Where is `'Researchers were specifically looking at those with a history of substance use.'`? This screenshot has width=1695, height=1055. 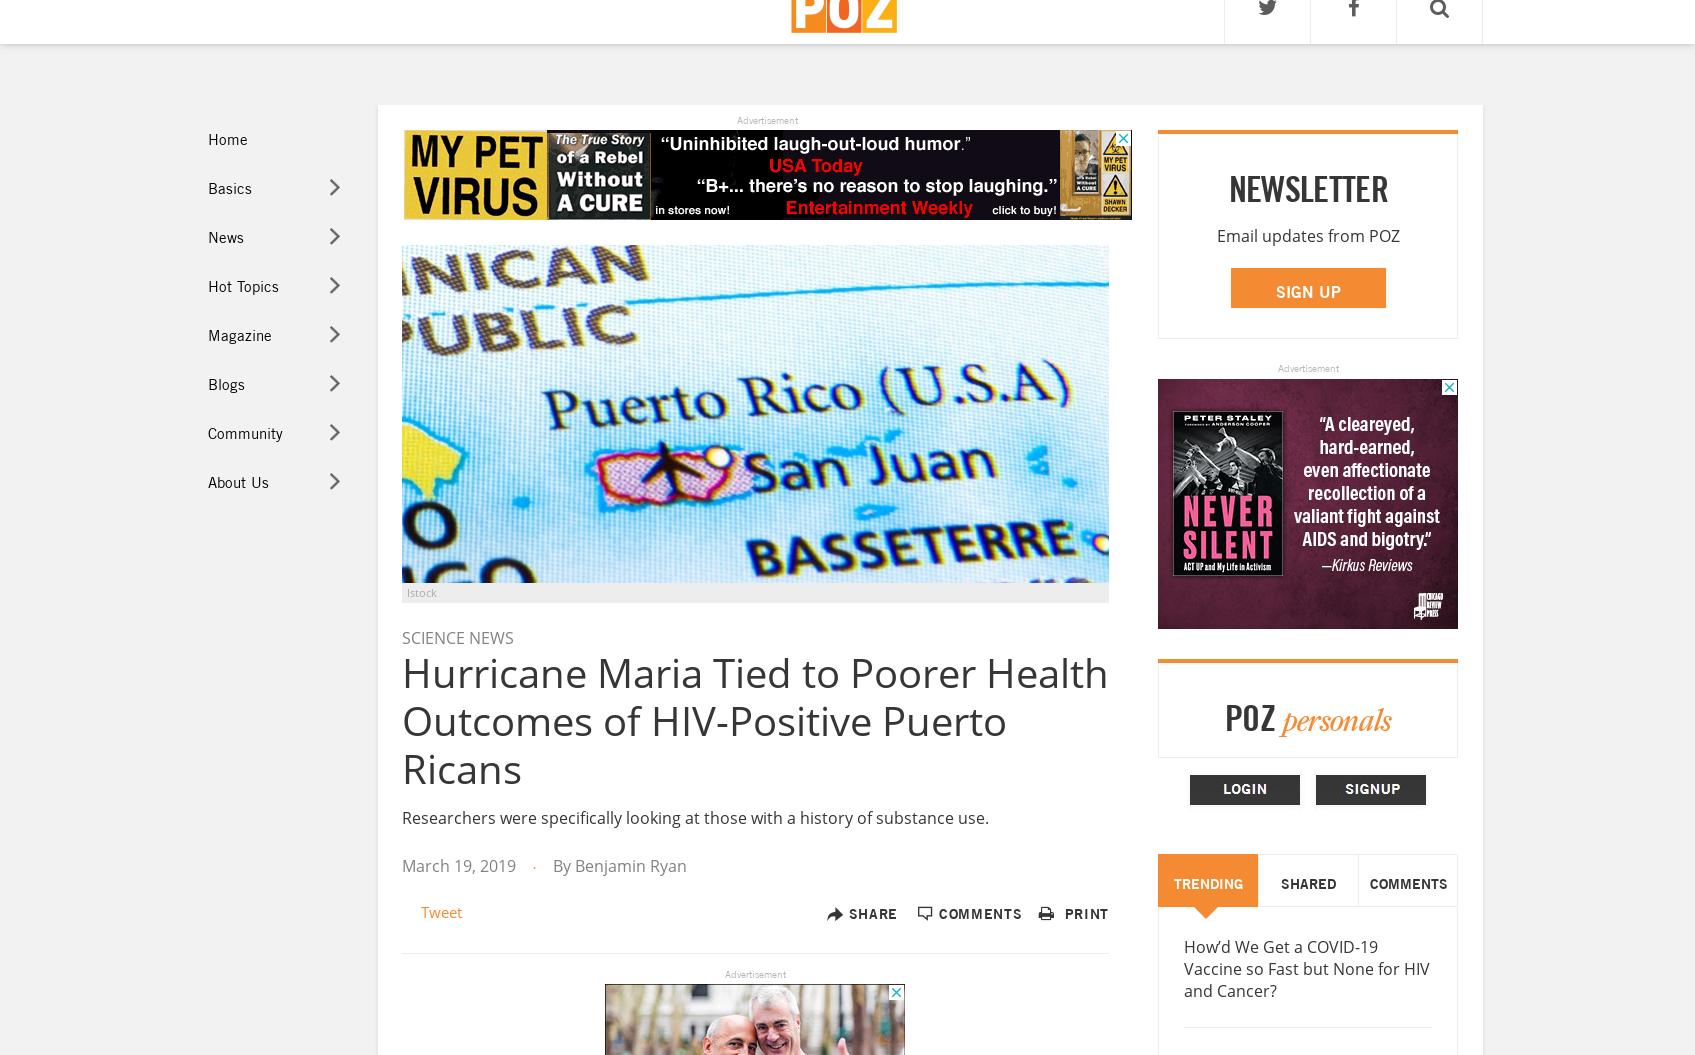 'Researchers were specifically looking at those with a history of substance use.' is located at coordinates (694, 815).